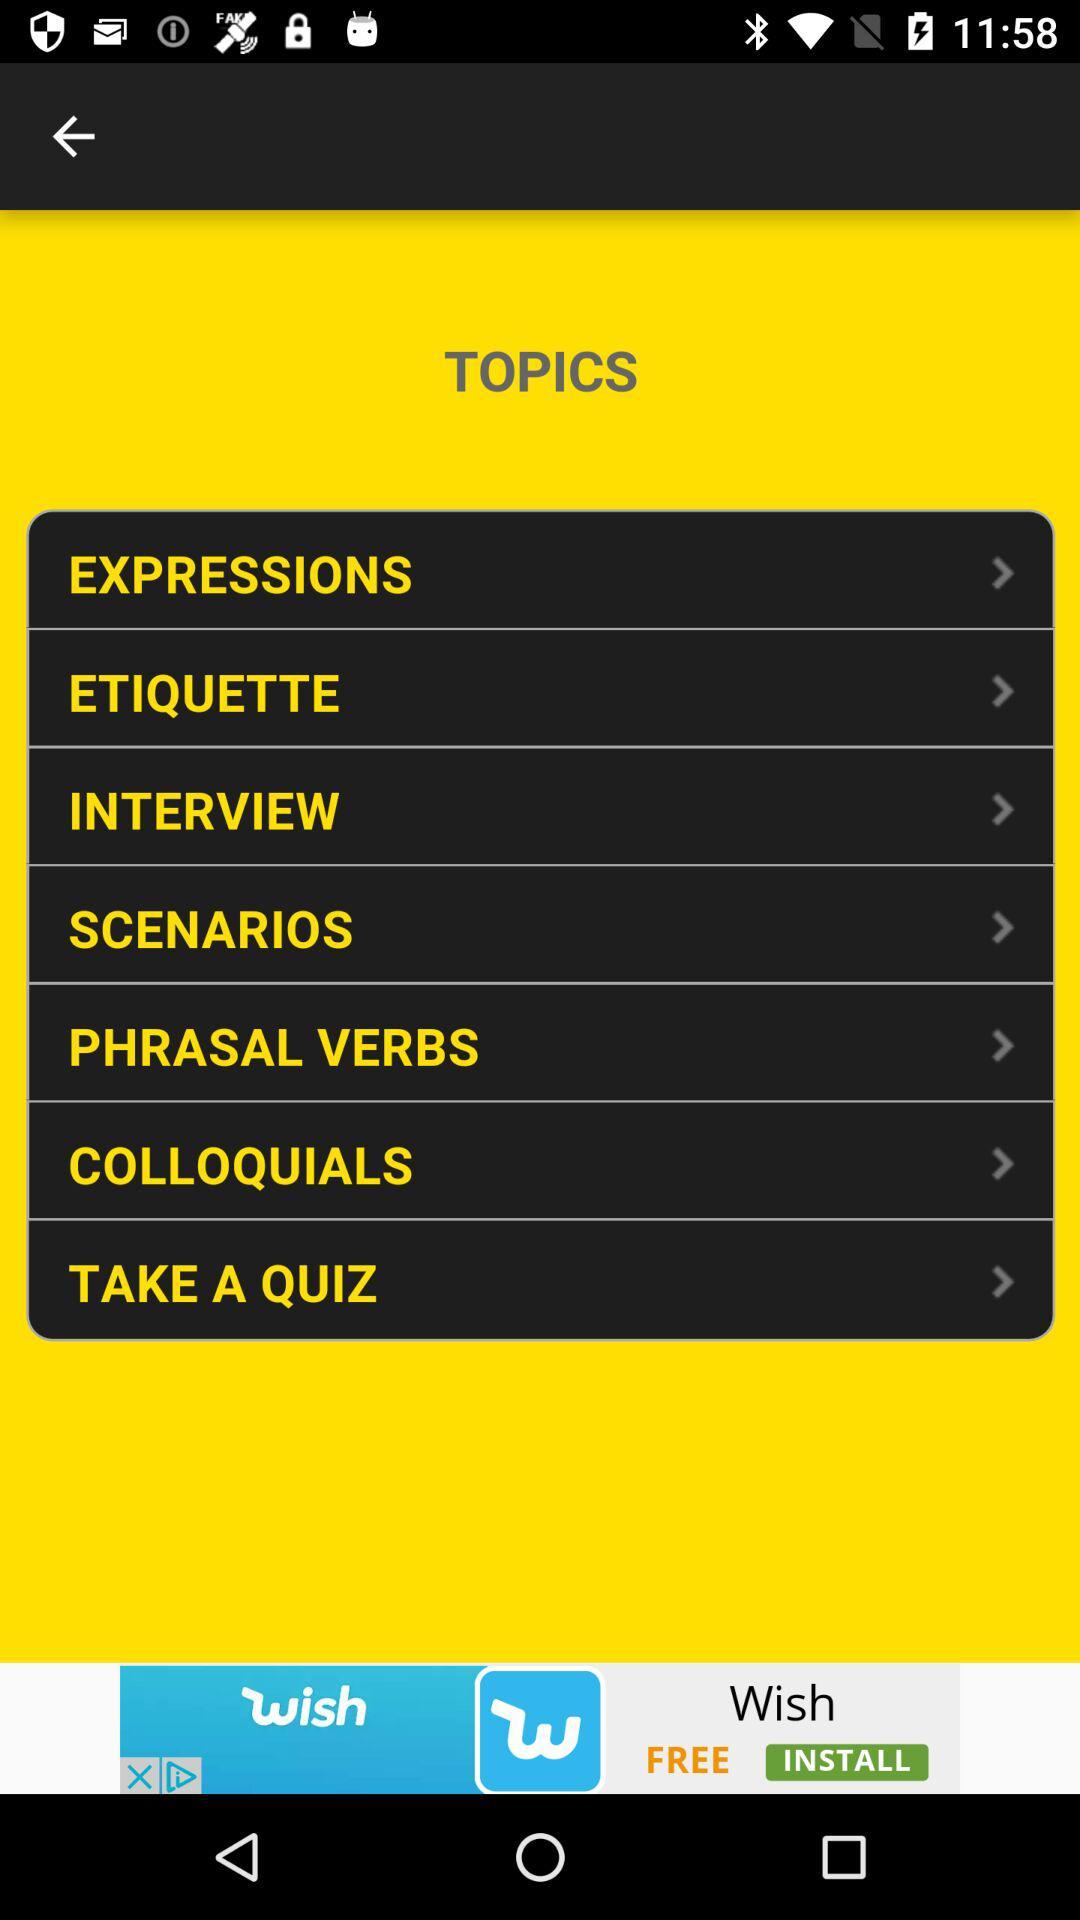 The width and height of the screenshot is (1080, 1920). What do you see at coordinates (540, 1727) in the screenshot?
I see `open advertisement` at bounding box center [540, 1727].